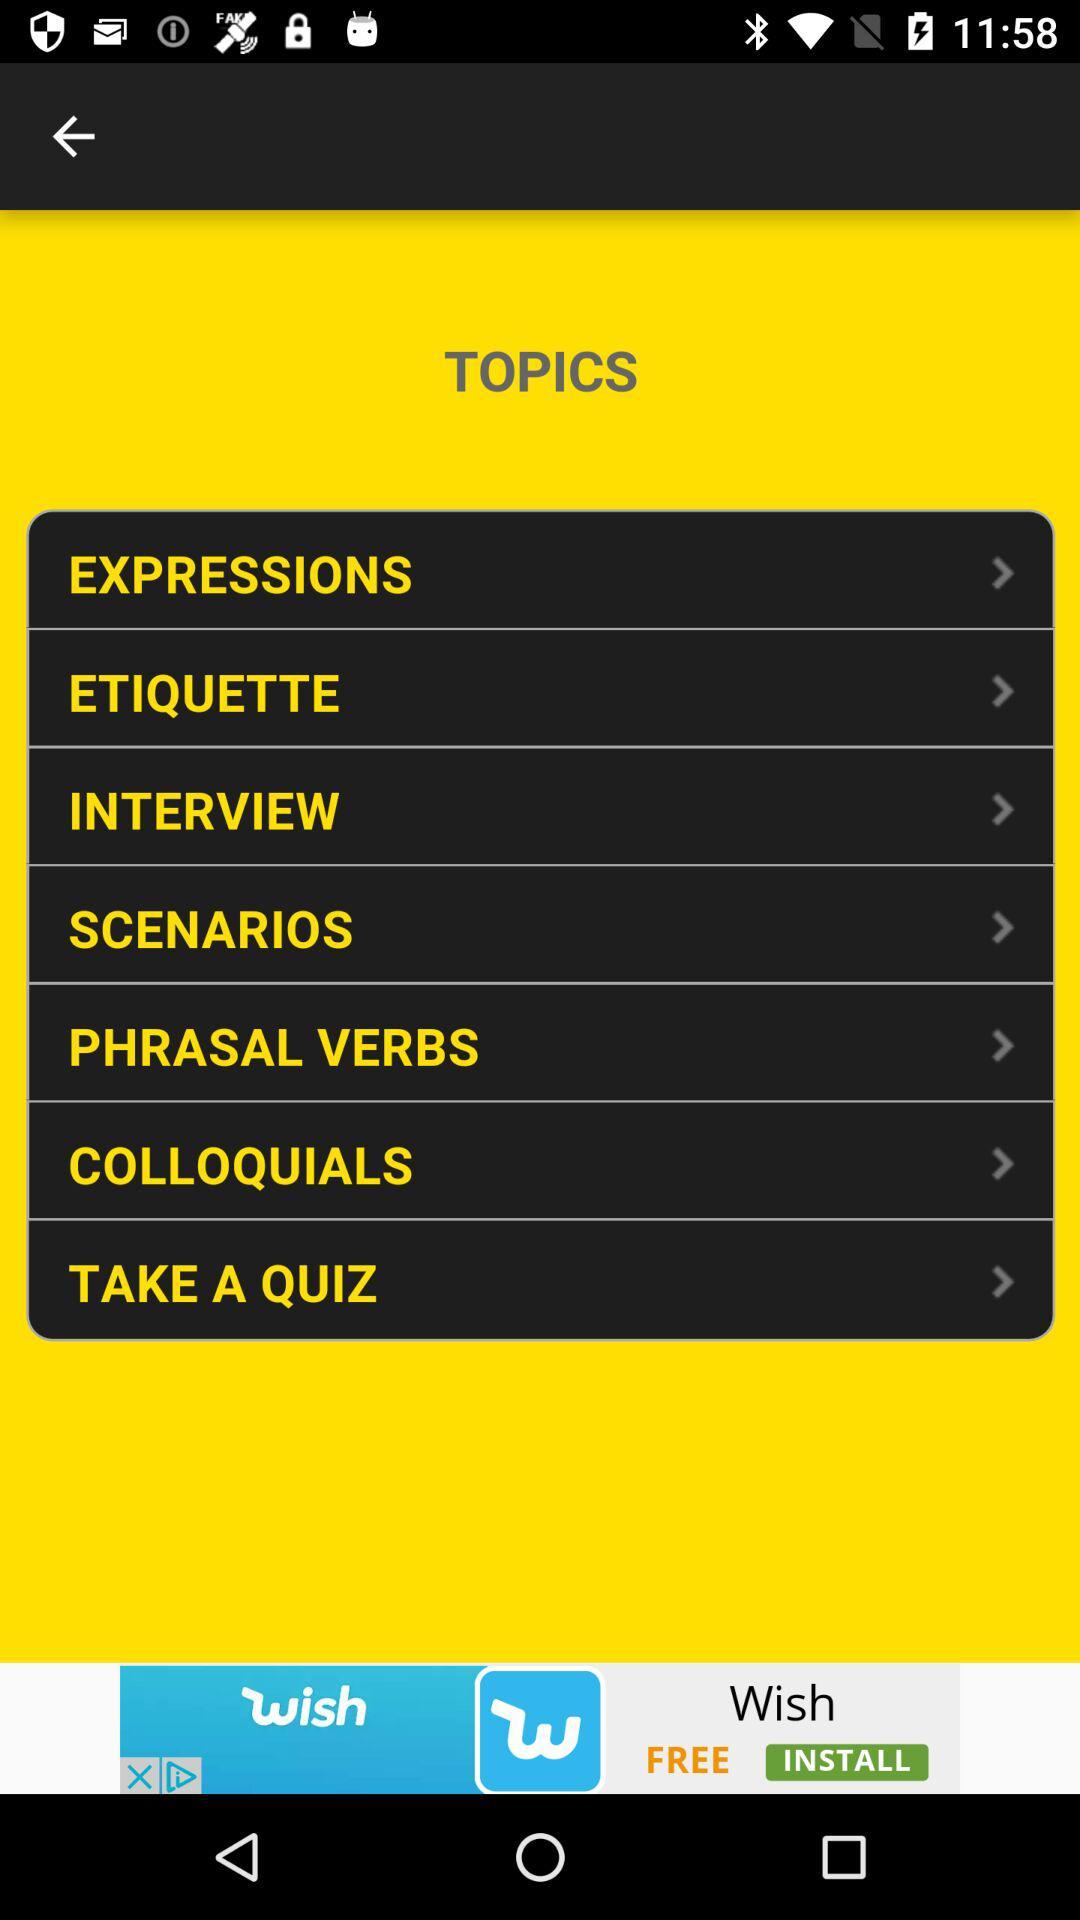 The width and height of the screenshot is (1080, 1920). What do you see at coordinates (540, 1727) in the screenshot?
I see `open advertisement` at bounding box center [540, 1727].